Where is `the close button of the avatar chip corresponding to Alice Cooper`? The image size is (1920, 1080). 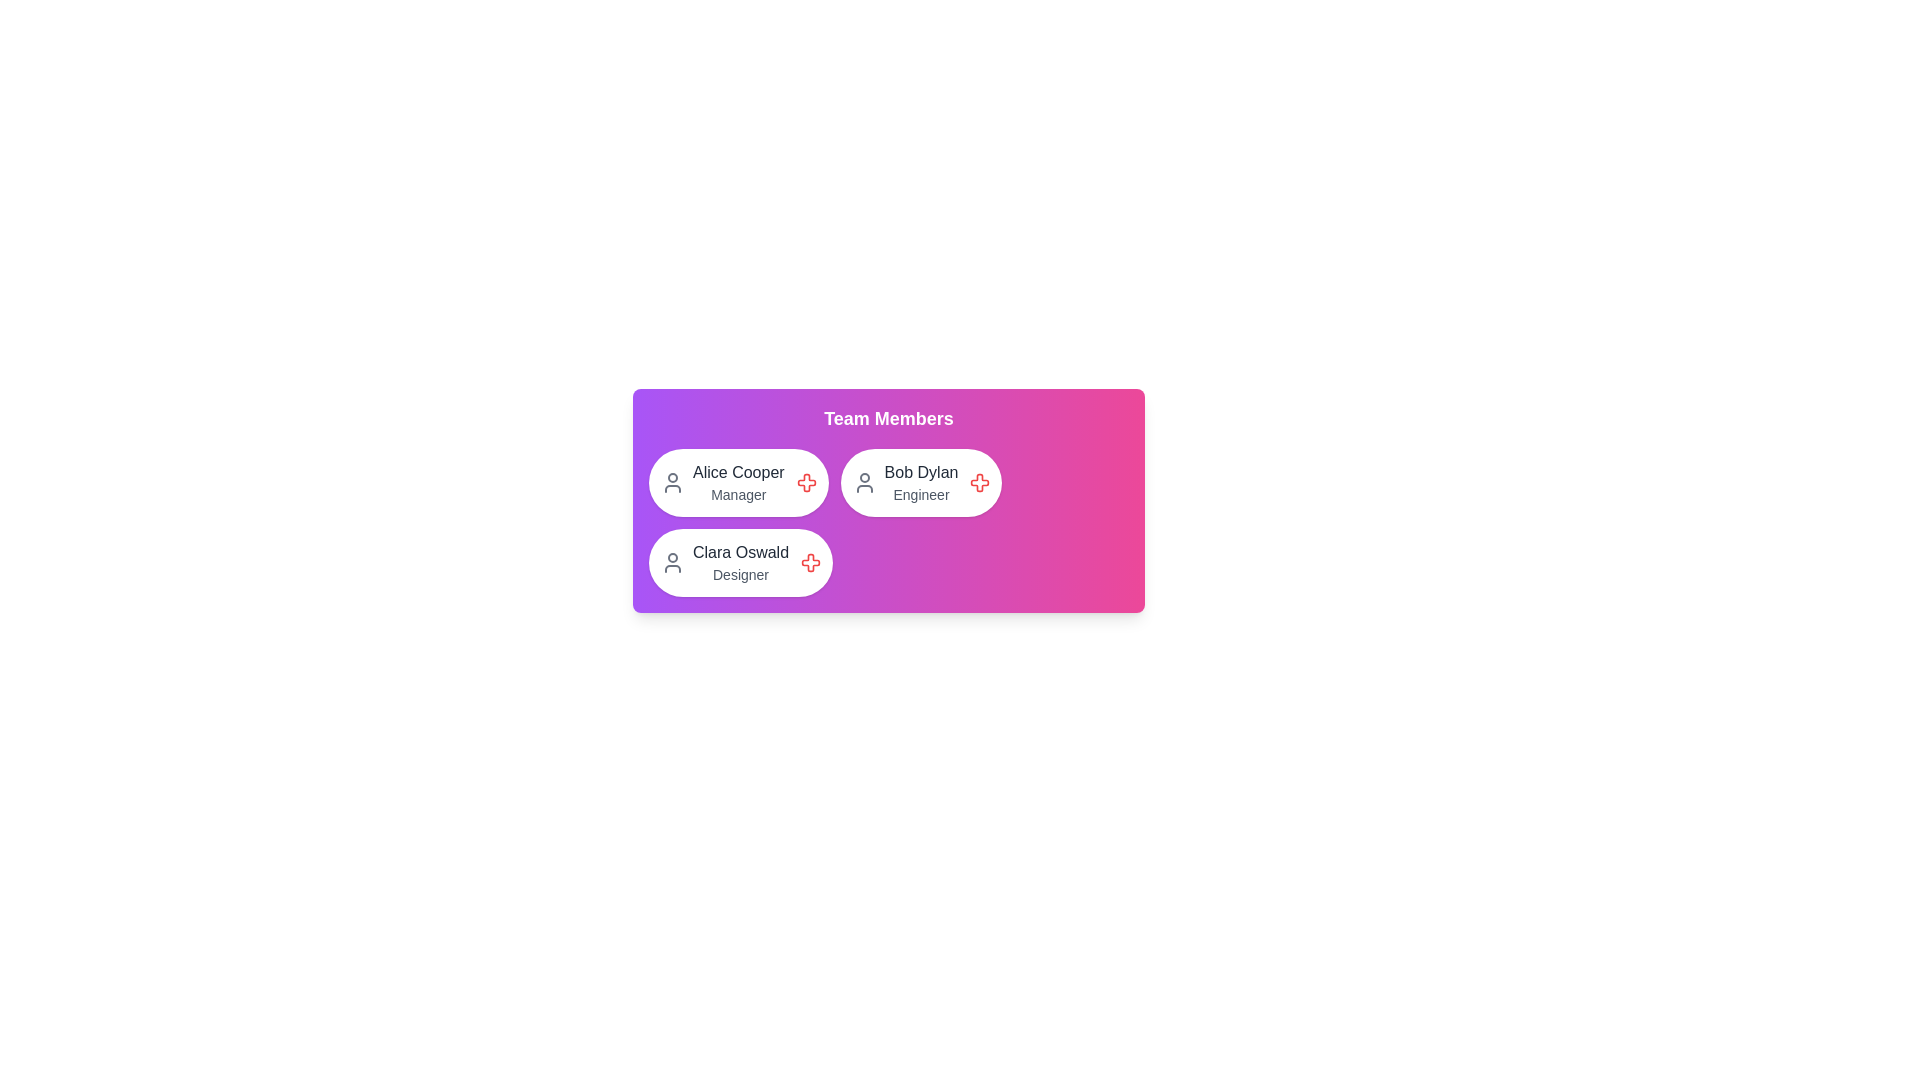
the close button of the avatar chip corresponding to Alice Cooper is located at coordinates (806, 482).